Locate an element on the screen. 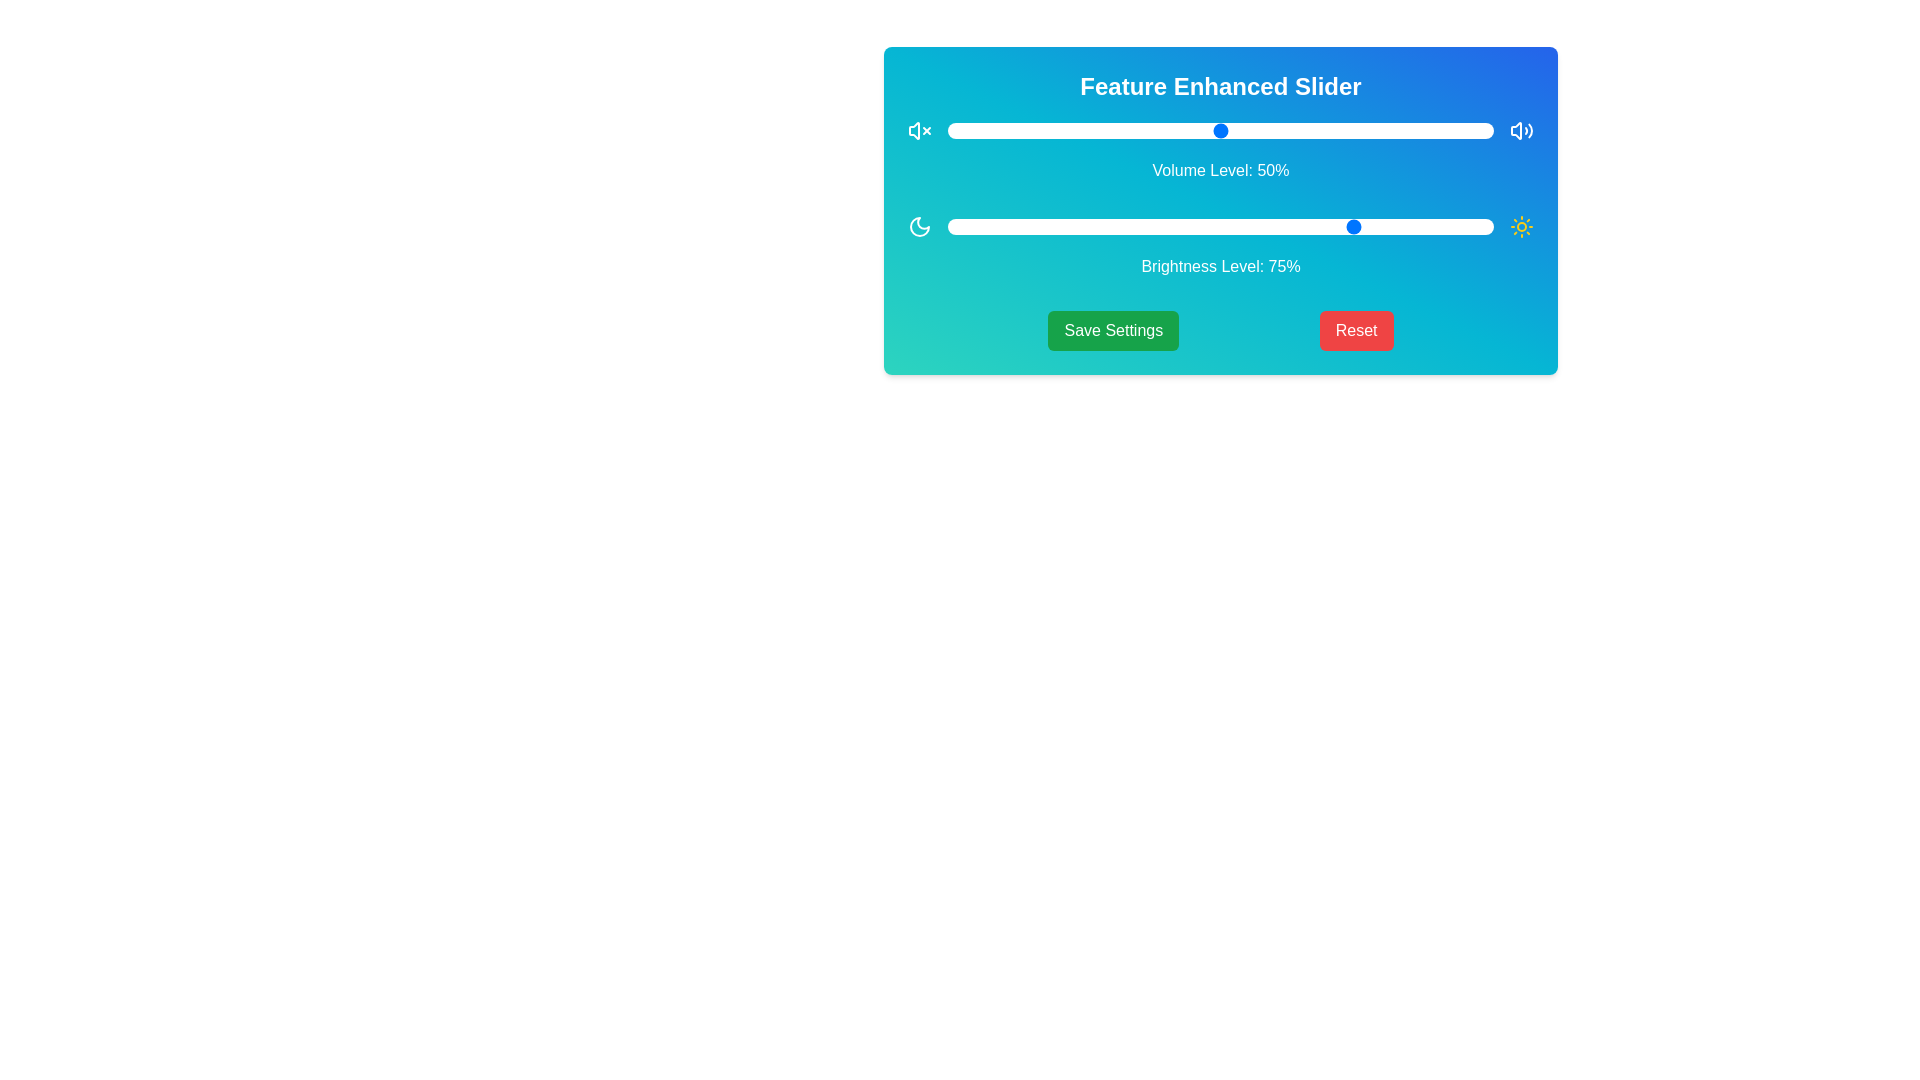 This screenshot has height=1080, width=1920. brightness is located at coordinates (1236, 226).